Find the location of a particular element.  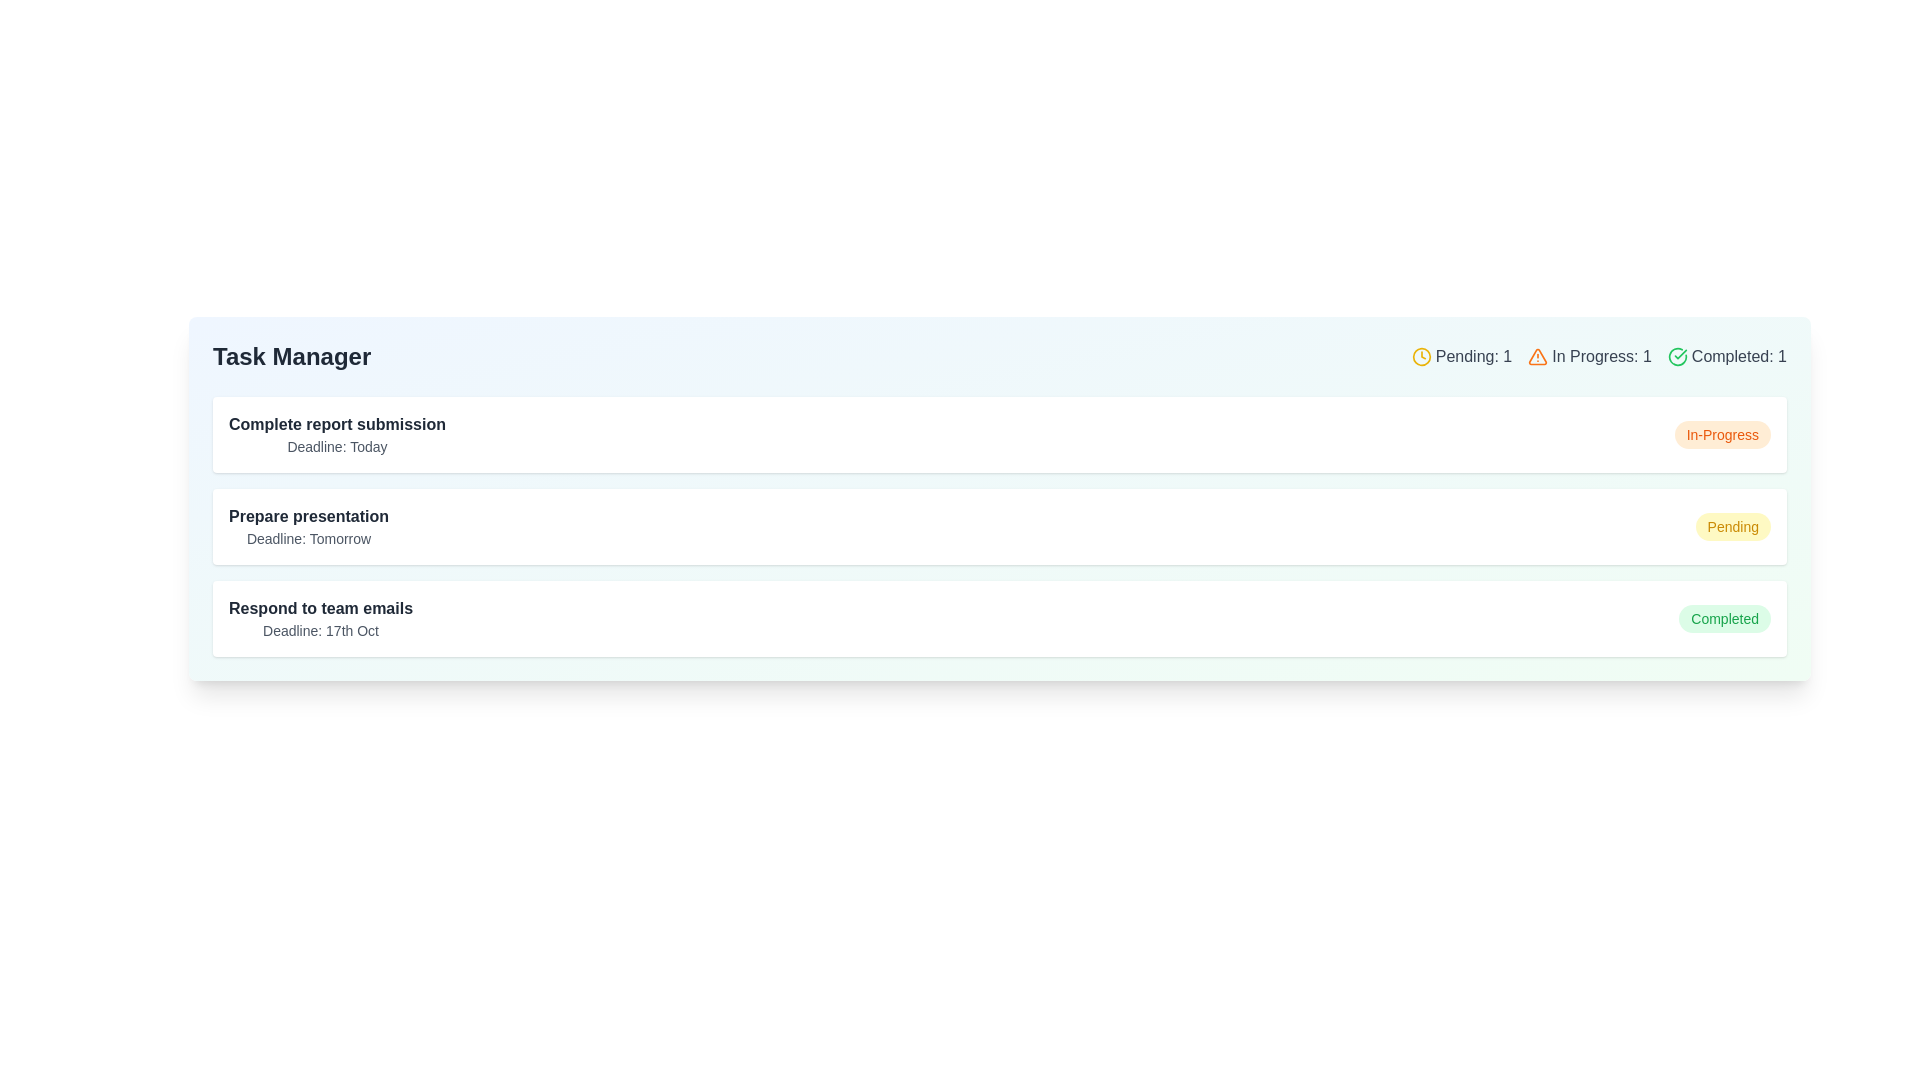

status displayed on the small rounded rectangular label with a soft orange background that reads 'In-Progress', located under the 'Task Manager' section aligned to the right is located at coordinates (1721, 434).